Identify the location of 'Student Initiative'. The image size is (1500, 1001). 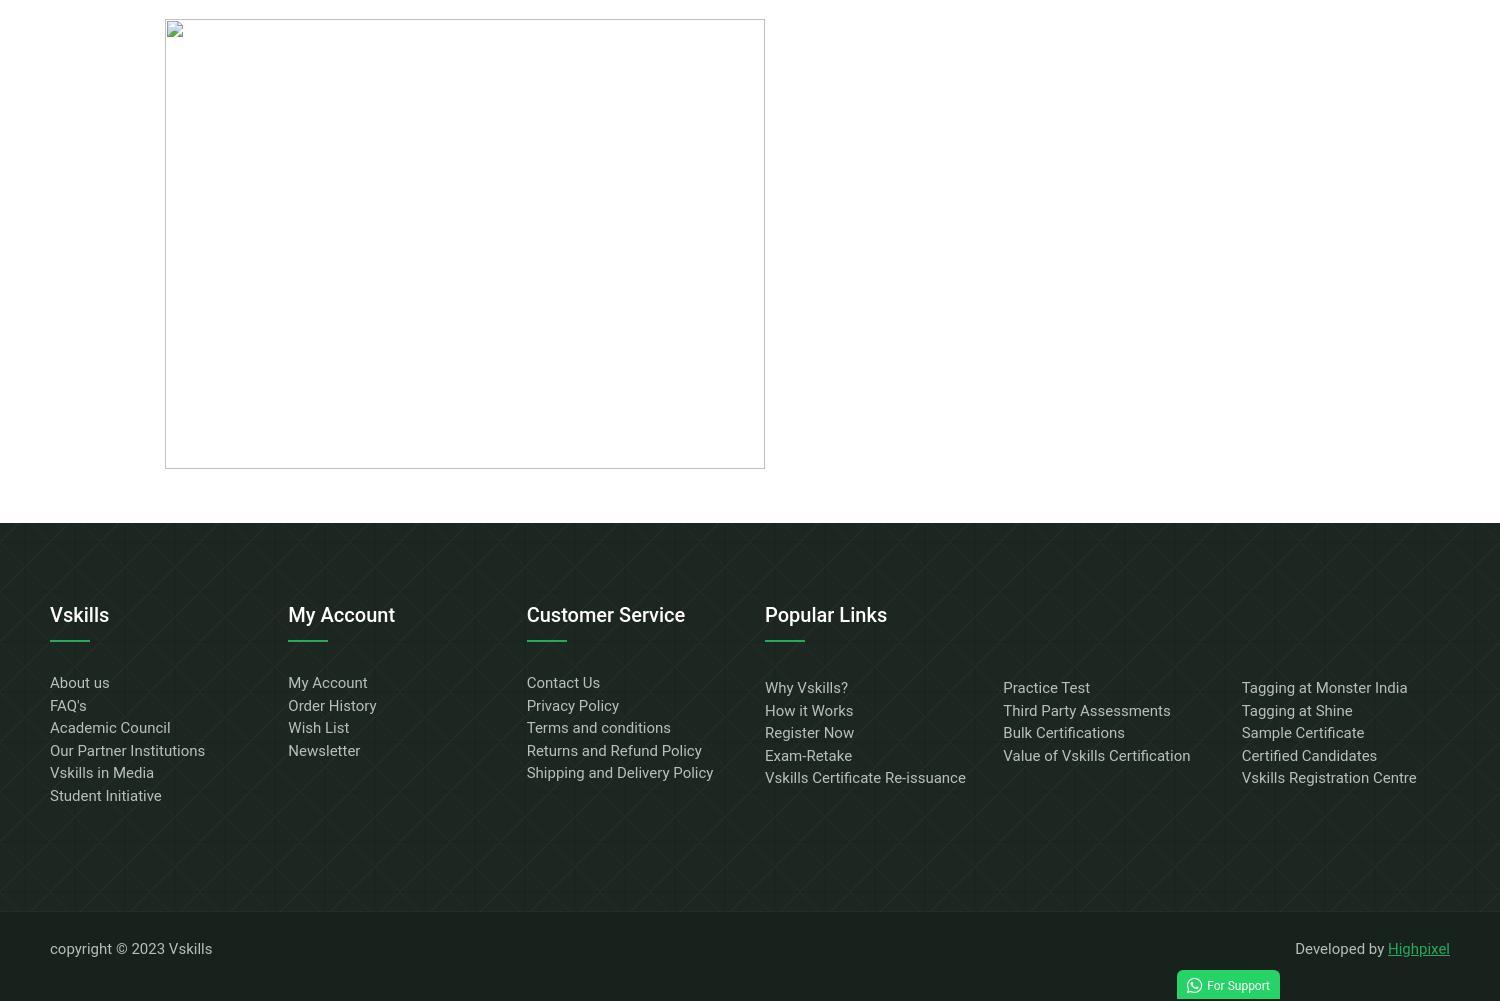
(104, 793).